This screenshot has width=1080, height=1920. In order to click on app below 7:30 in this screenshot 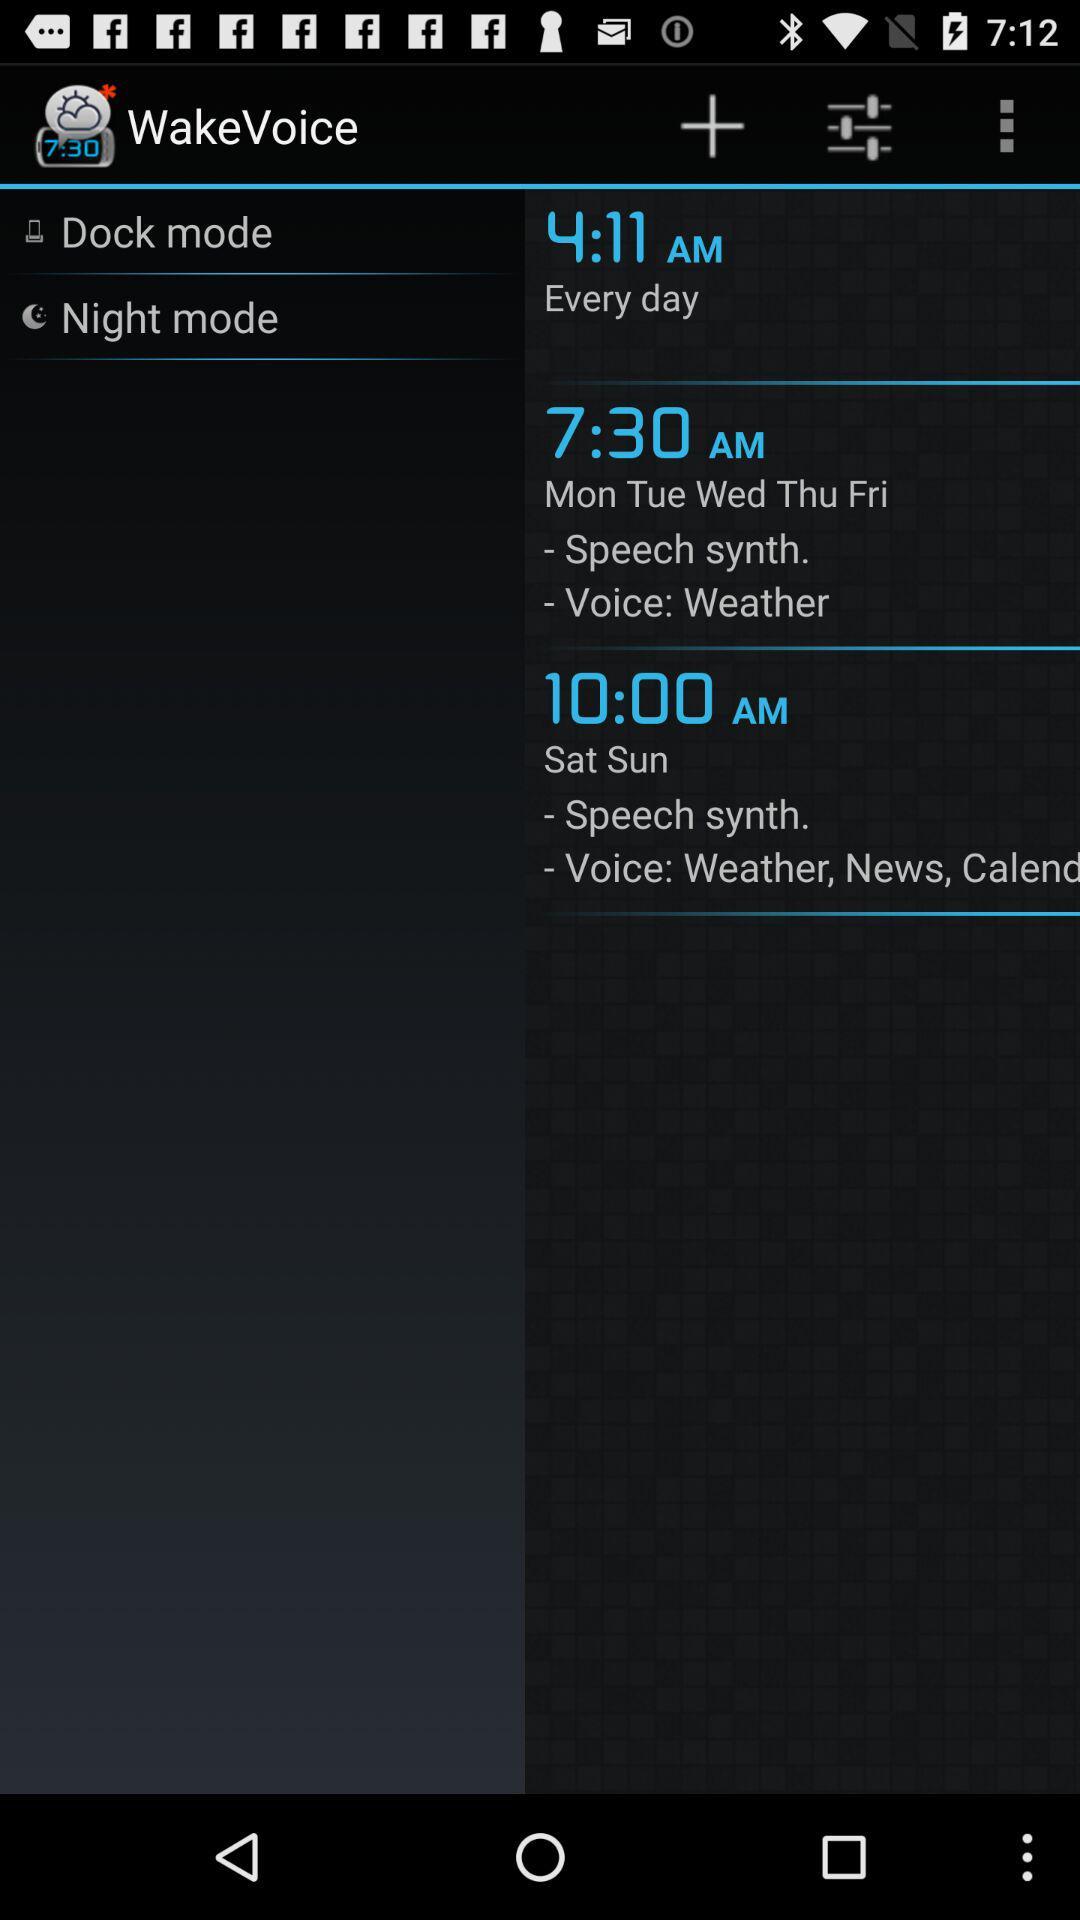, I will do `click(811, 497)`.